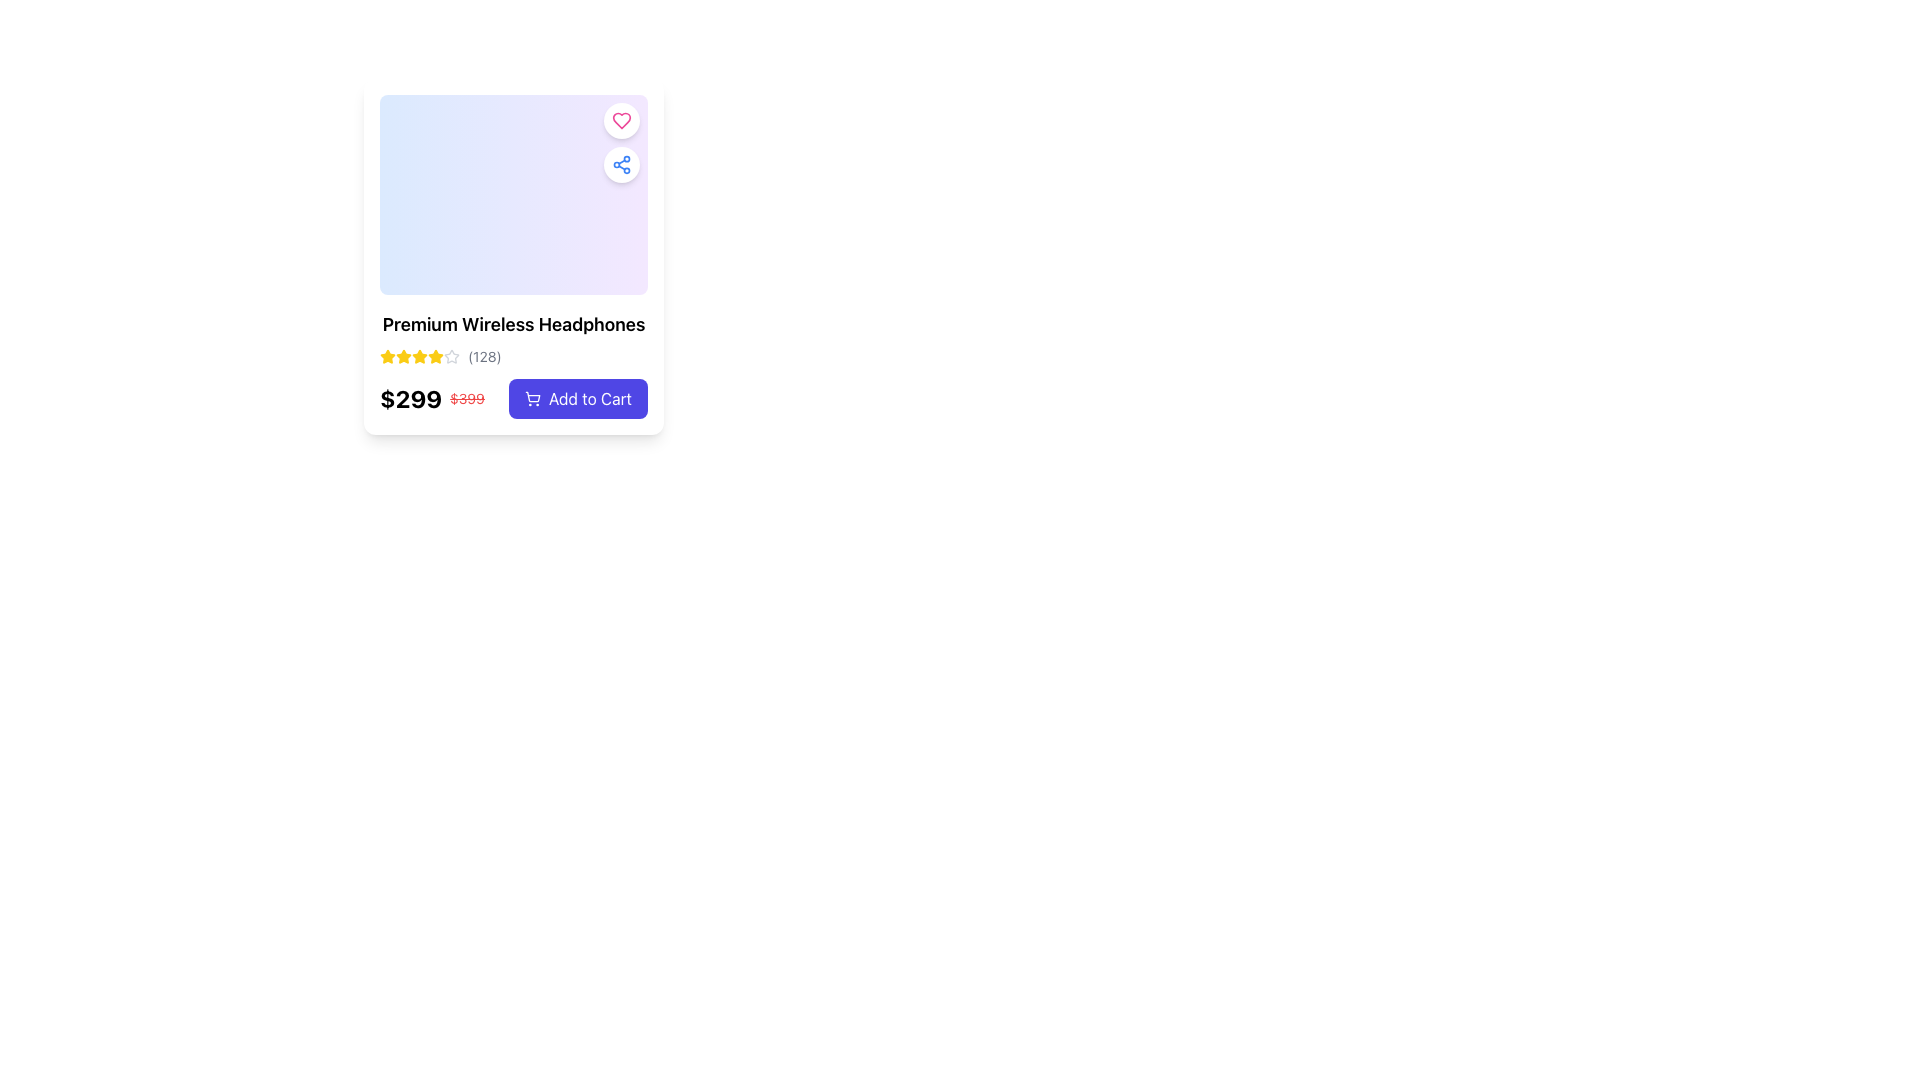  I want to click on the Text label that displays the count of reviews or ratings, located to the immediate right of the rating stars, so click(484, 356).